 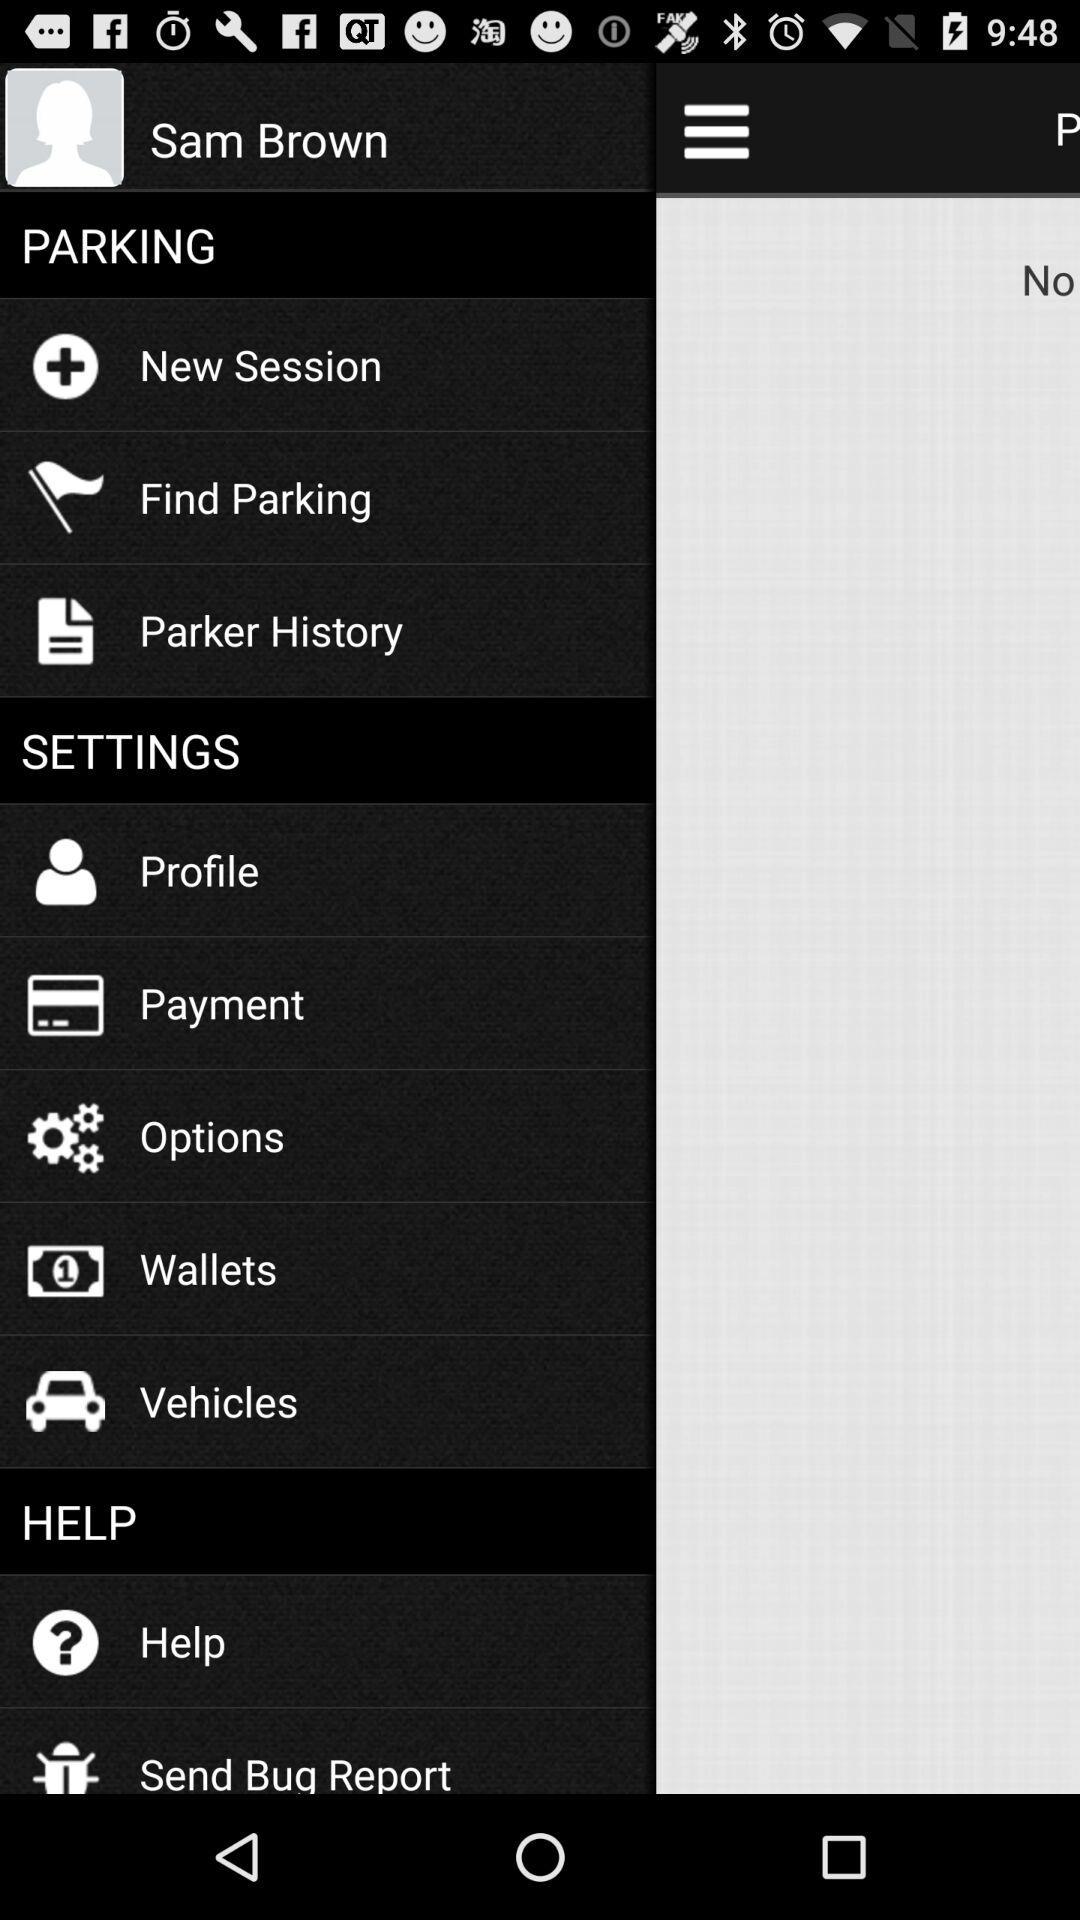 What do you see at coordinates (212, 1135) in the screenshot?
I see `options icon` at bounding box center [212, 1135].